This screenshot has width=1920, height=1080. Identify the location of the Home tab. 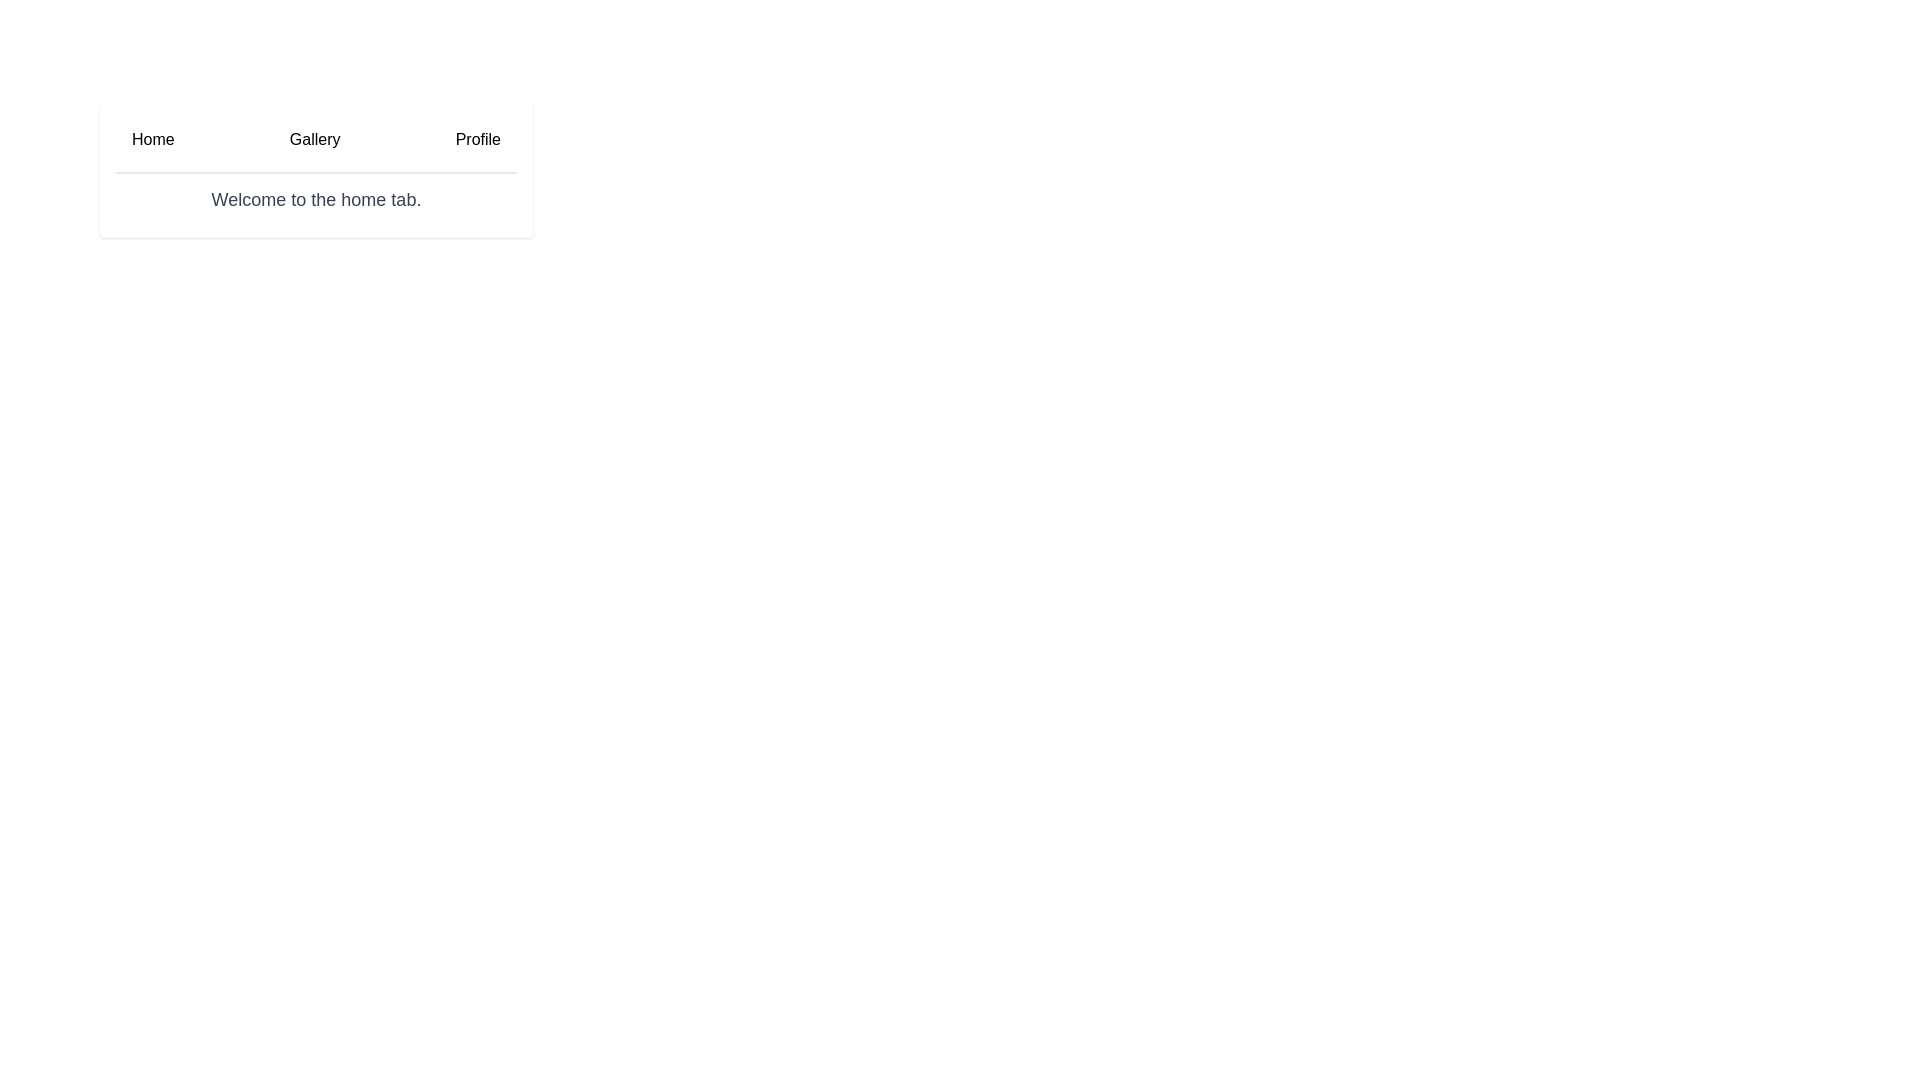
(152, 145).